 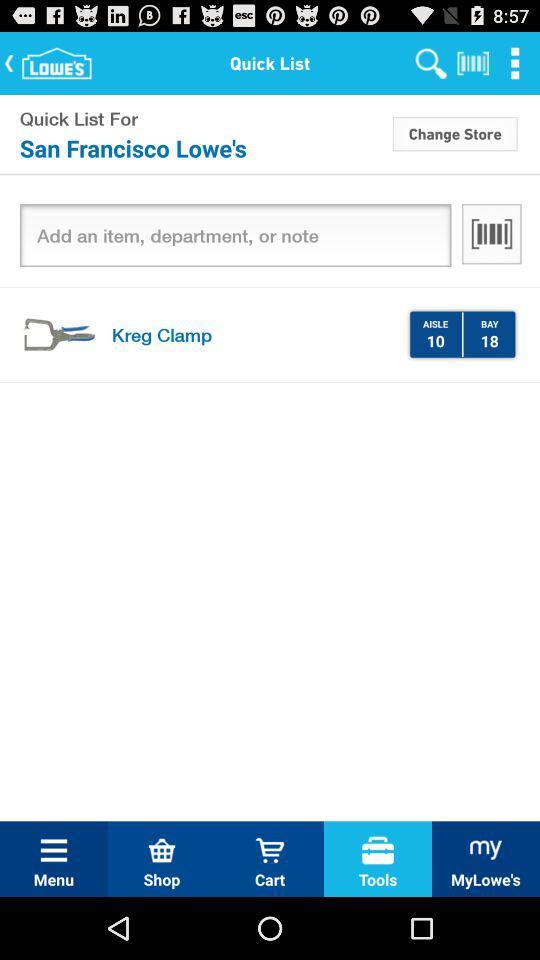 I want to click on the icon to the right of quick list for item, so click(x=455, y=132).